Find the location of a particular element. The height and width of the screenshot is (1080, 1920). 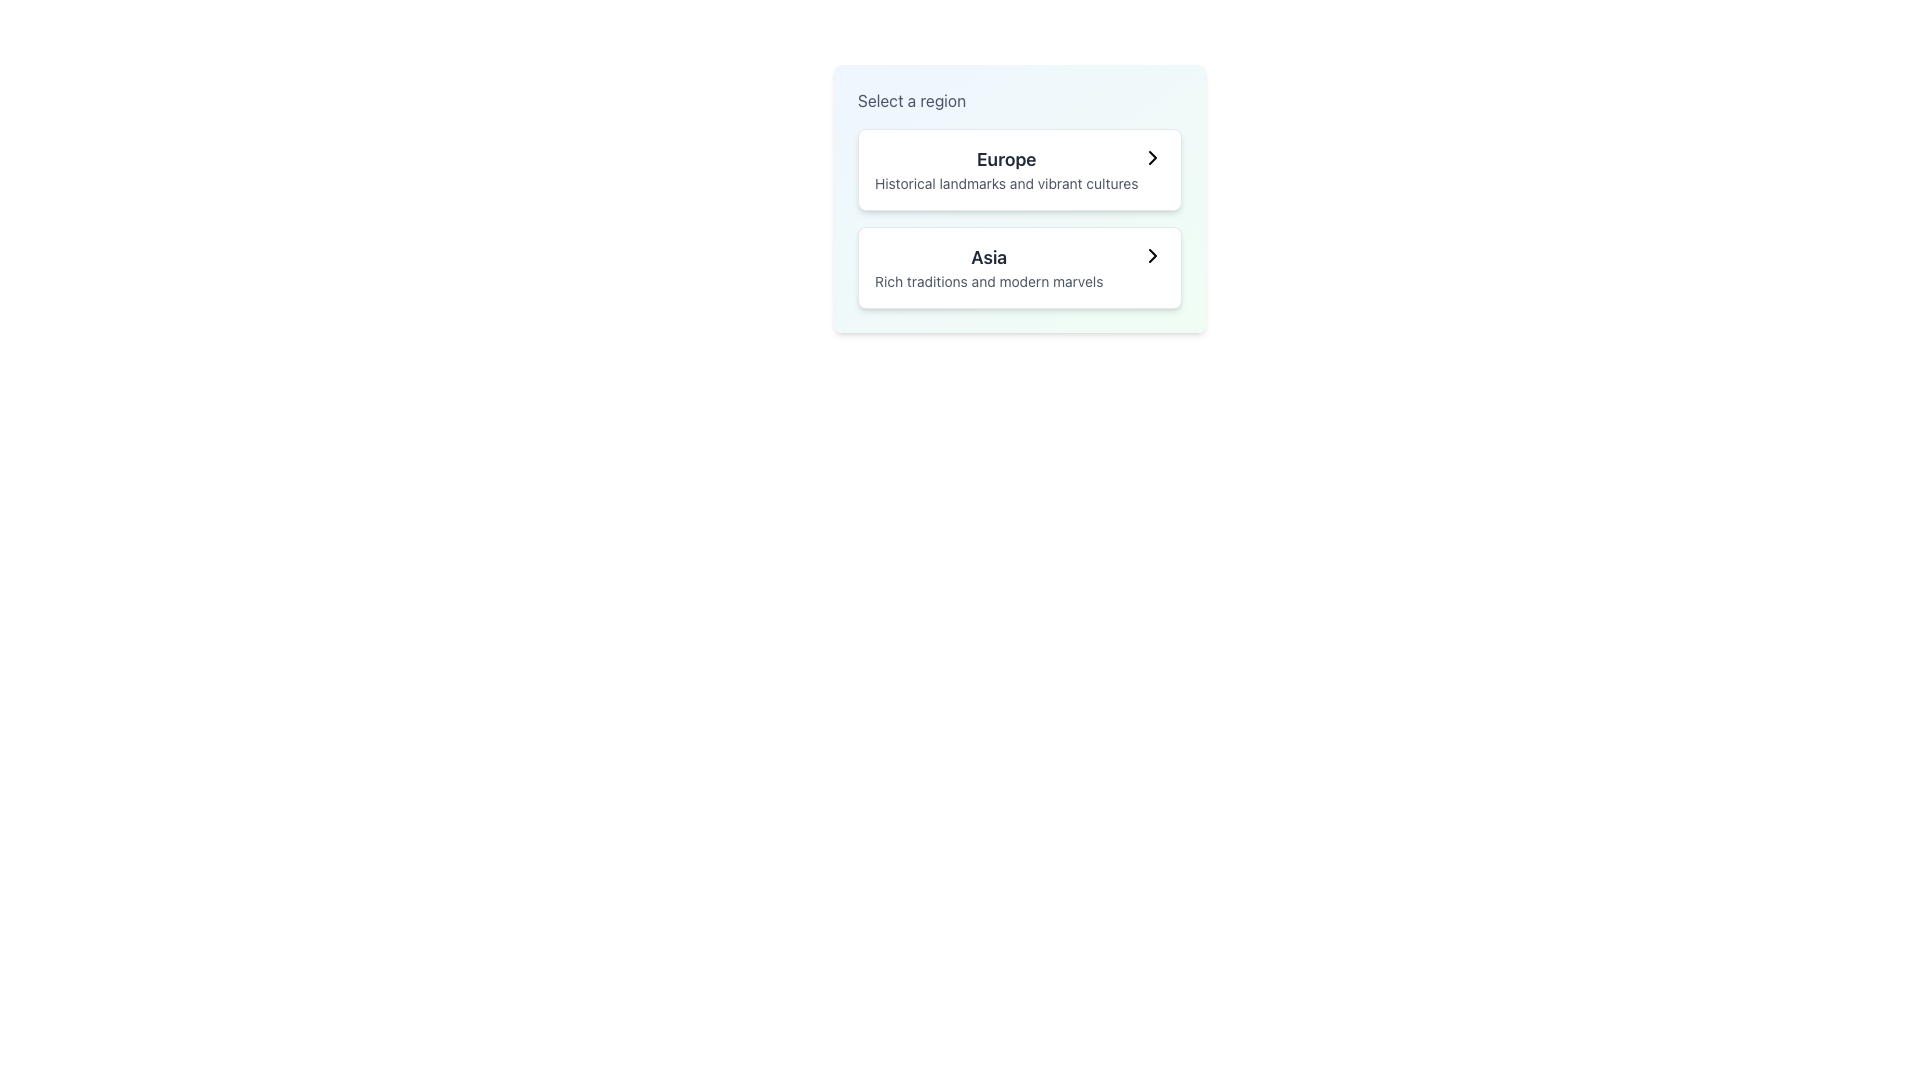

the arrow-like icon pointing to the right, located to the right of the 'Europe' label in the region list is located at coordinates (1152, 157).